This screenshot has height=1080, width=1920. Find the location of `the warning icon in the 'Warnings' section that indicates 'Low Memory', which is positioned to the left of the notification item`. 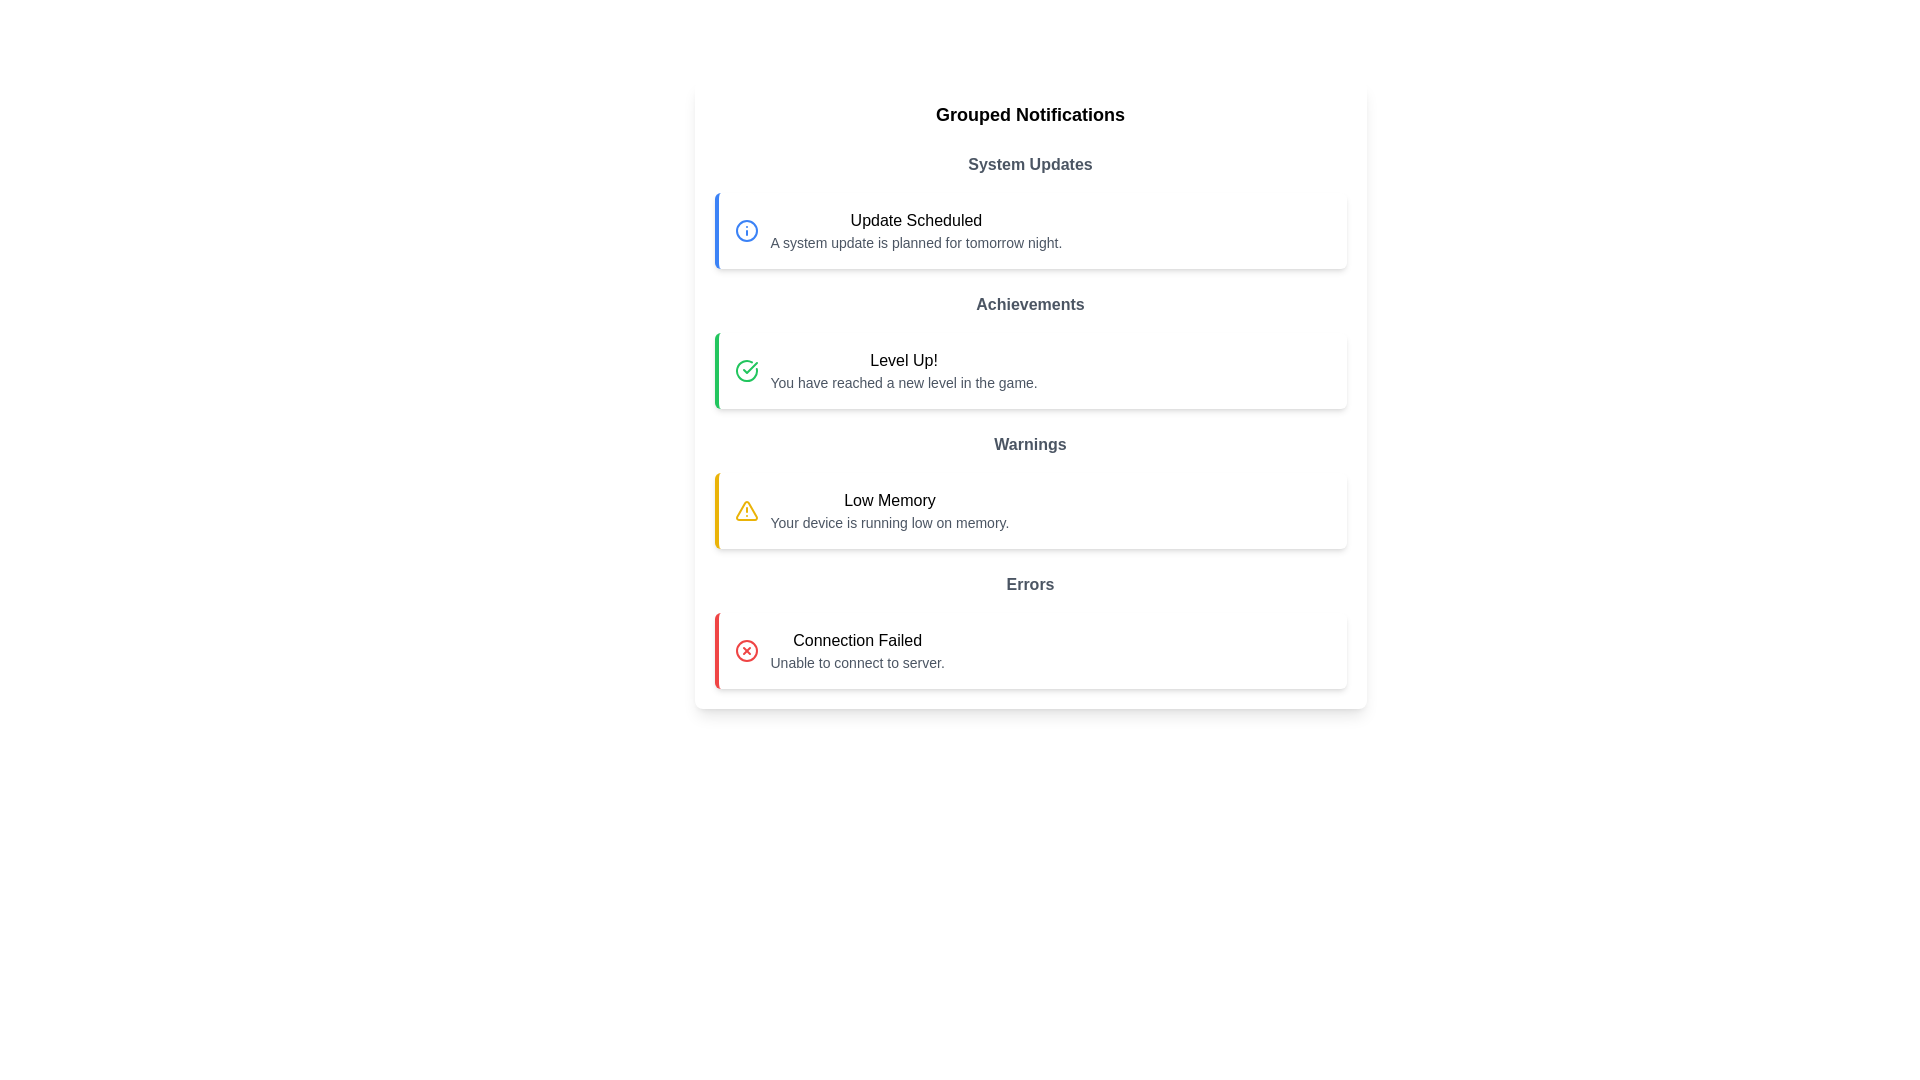

the warning icon in the 'Warnings' section that indicates 'Low Memory', which is positioned to the left of the notification item is located at coordinates (745, 509).